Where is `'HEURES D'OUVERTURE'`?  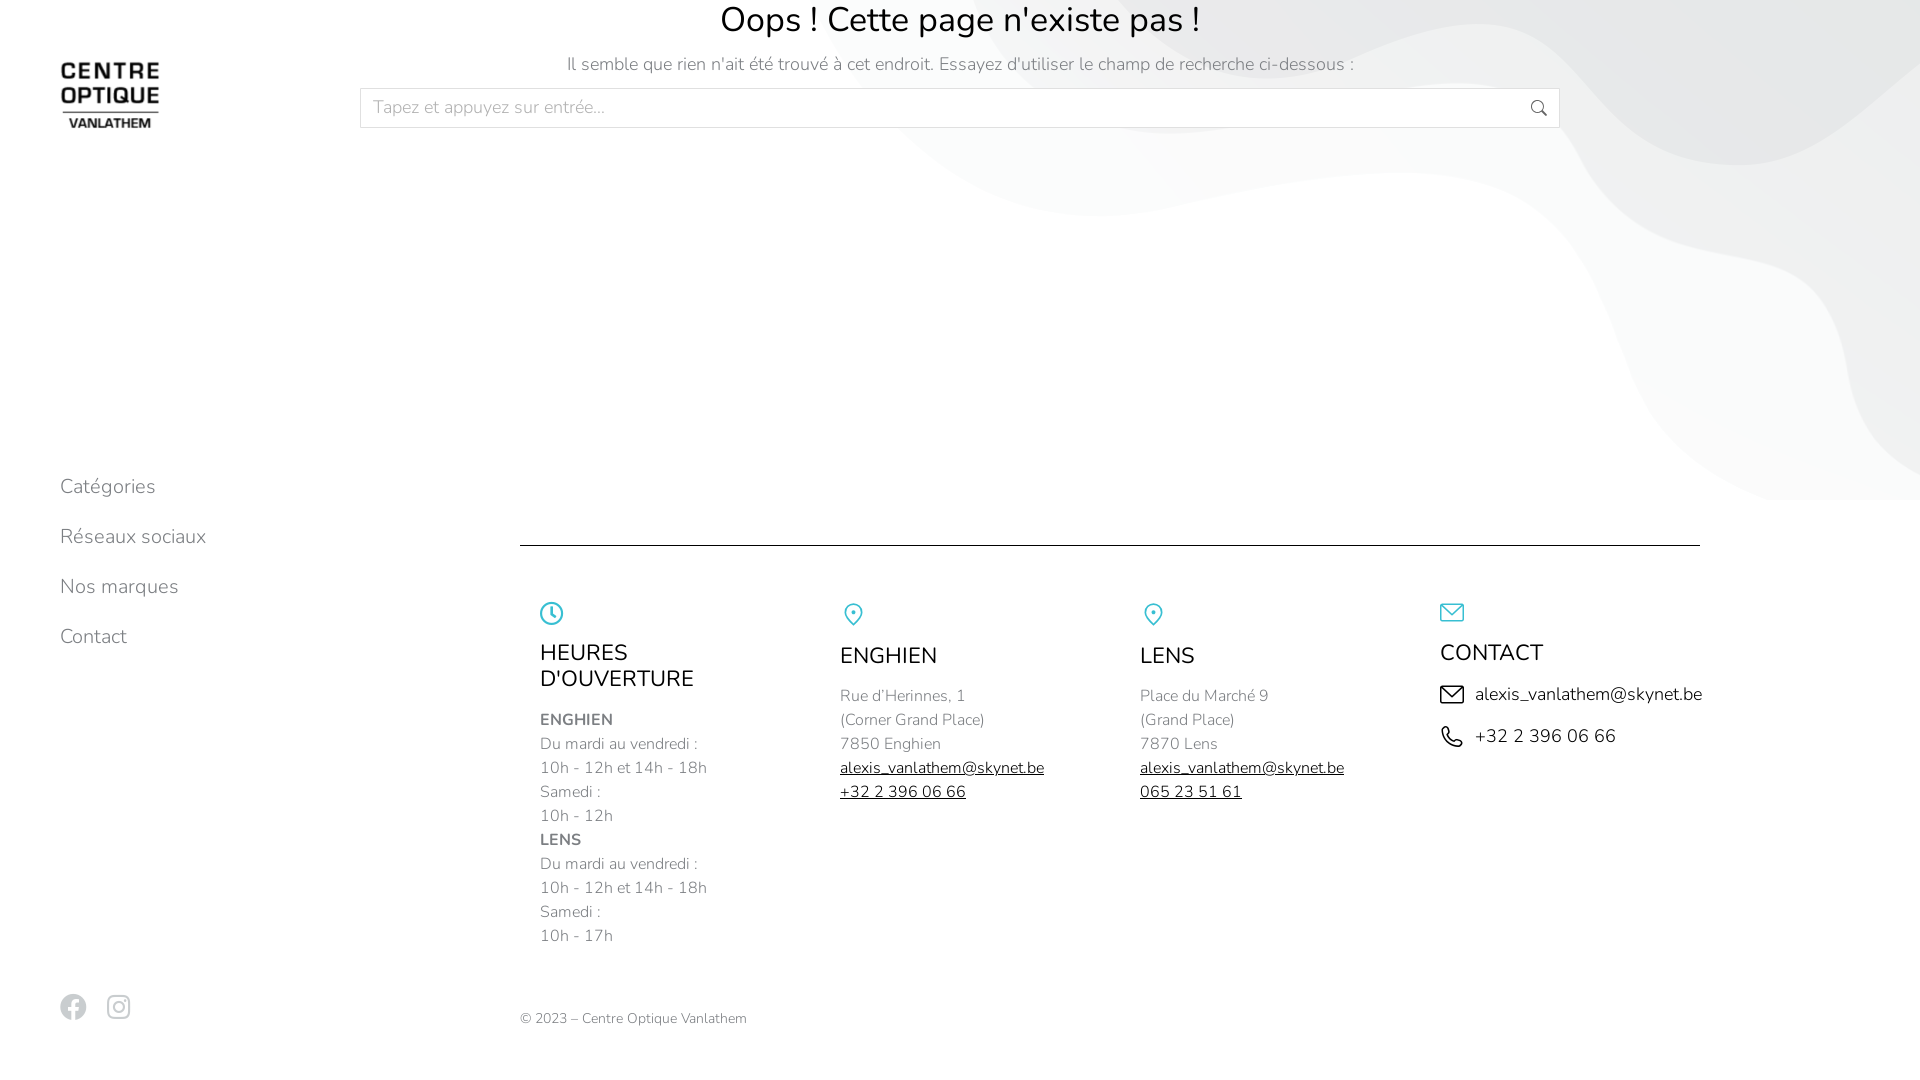
'HEURES D'OUVERTURE' is located at coordinates (616, 666).